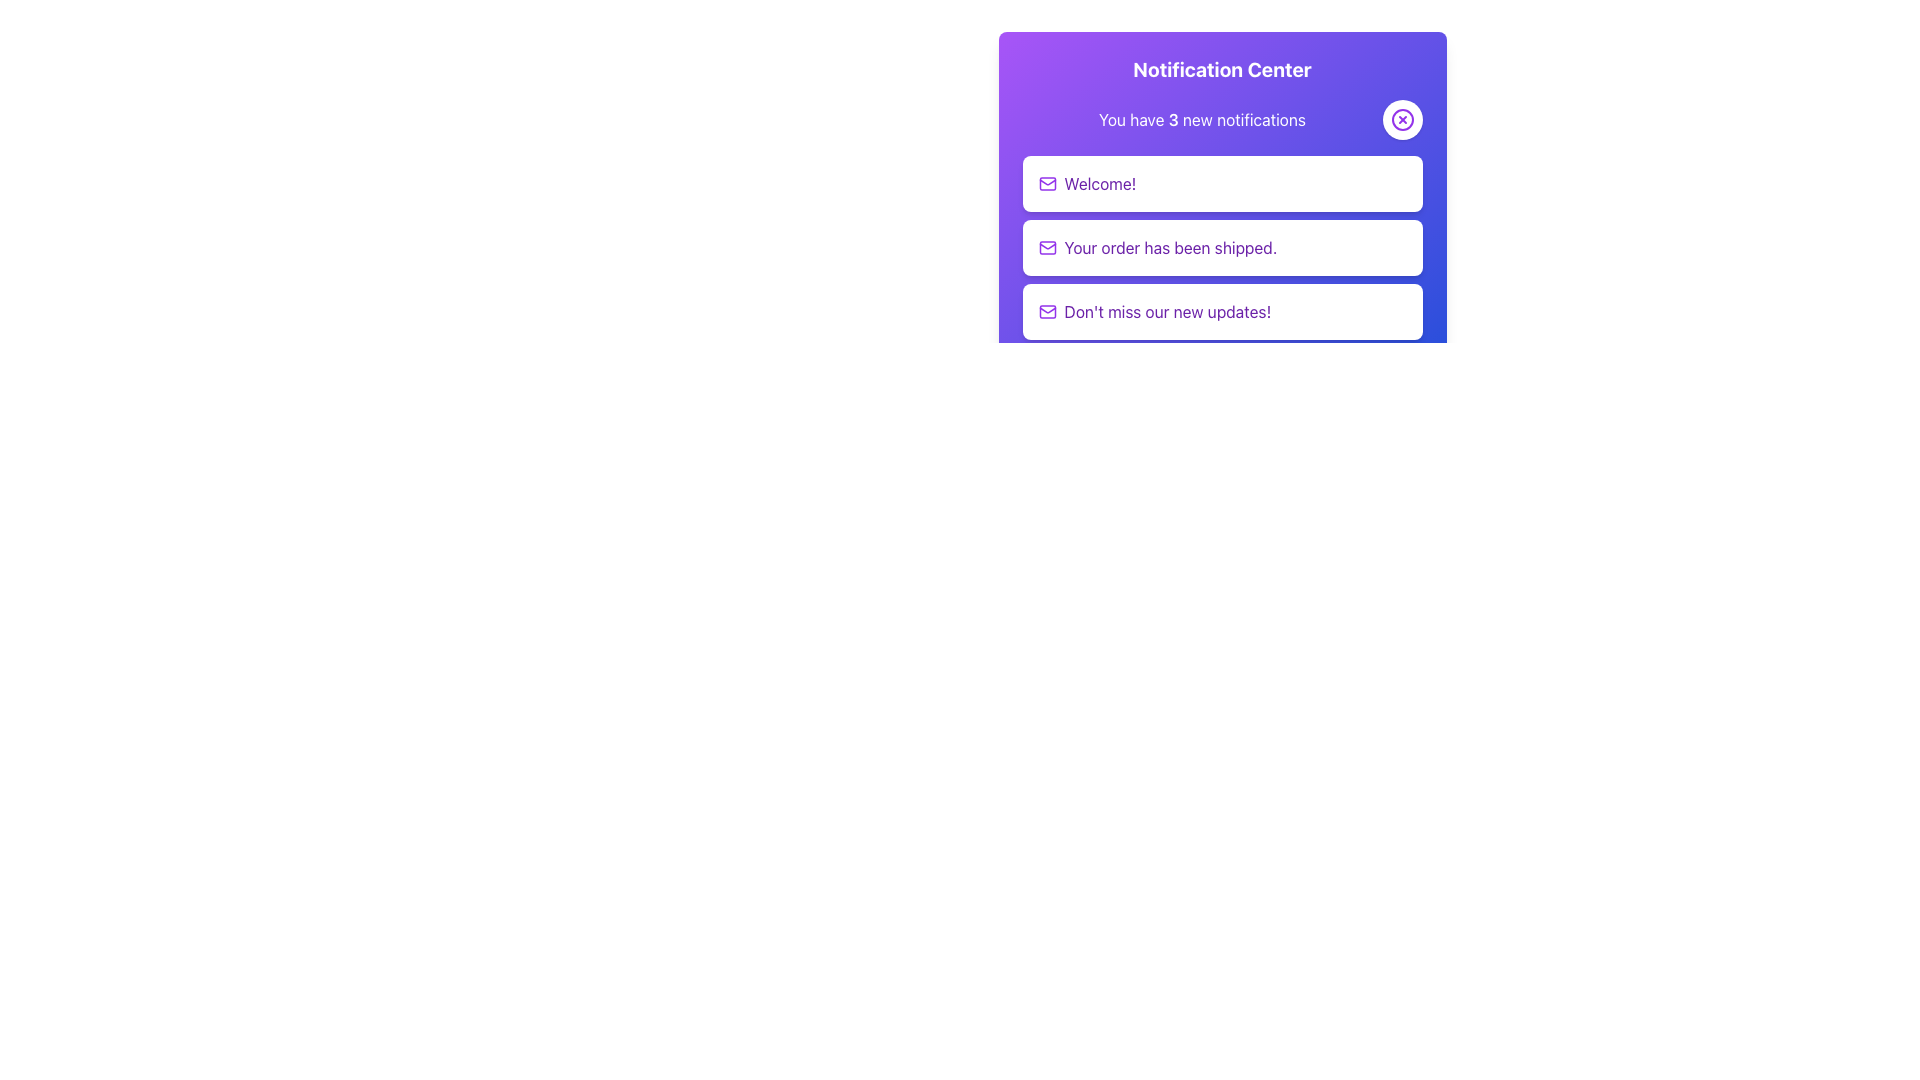  What do you see at coordinates (1401, 119) in the screenshot?
I see `the circle element representing the close button for the notification center in the top-right corner of the notification card interface` at bounding box center [1401, 119].